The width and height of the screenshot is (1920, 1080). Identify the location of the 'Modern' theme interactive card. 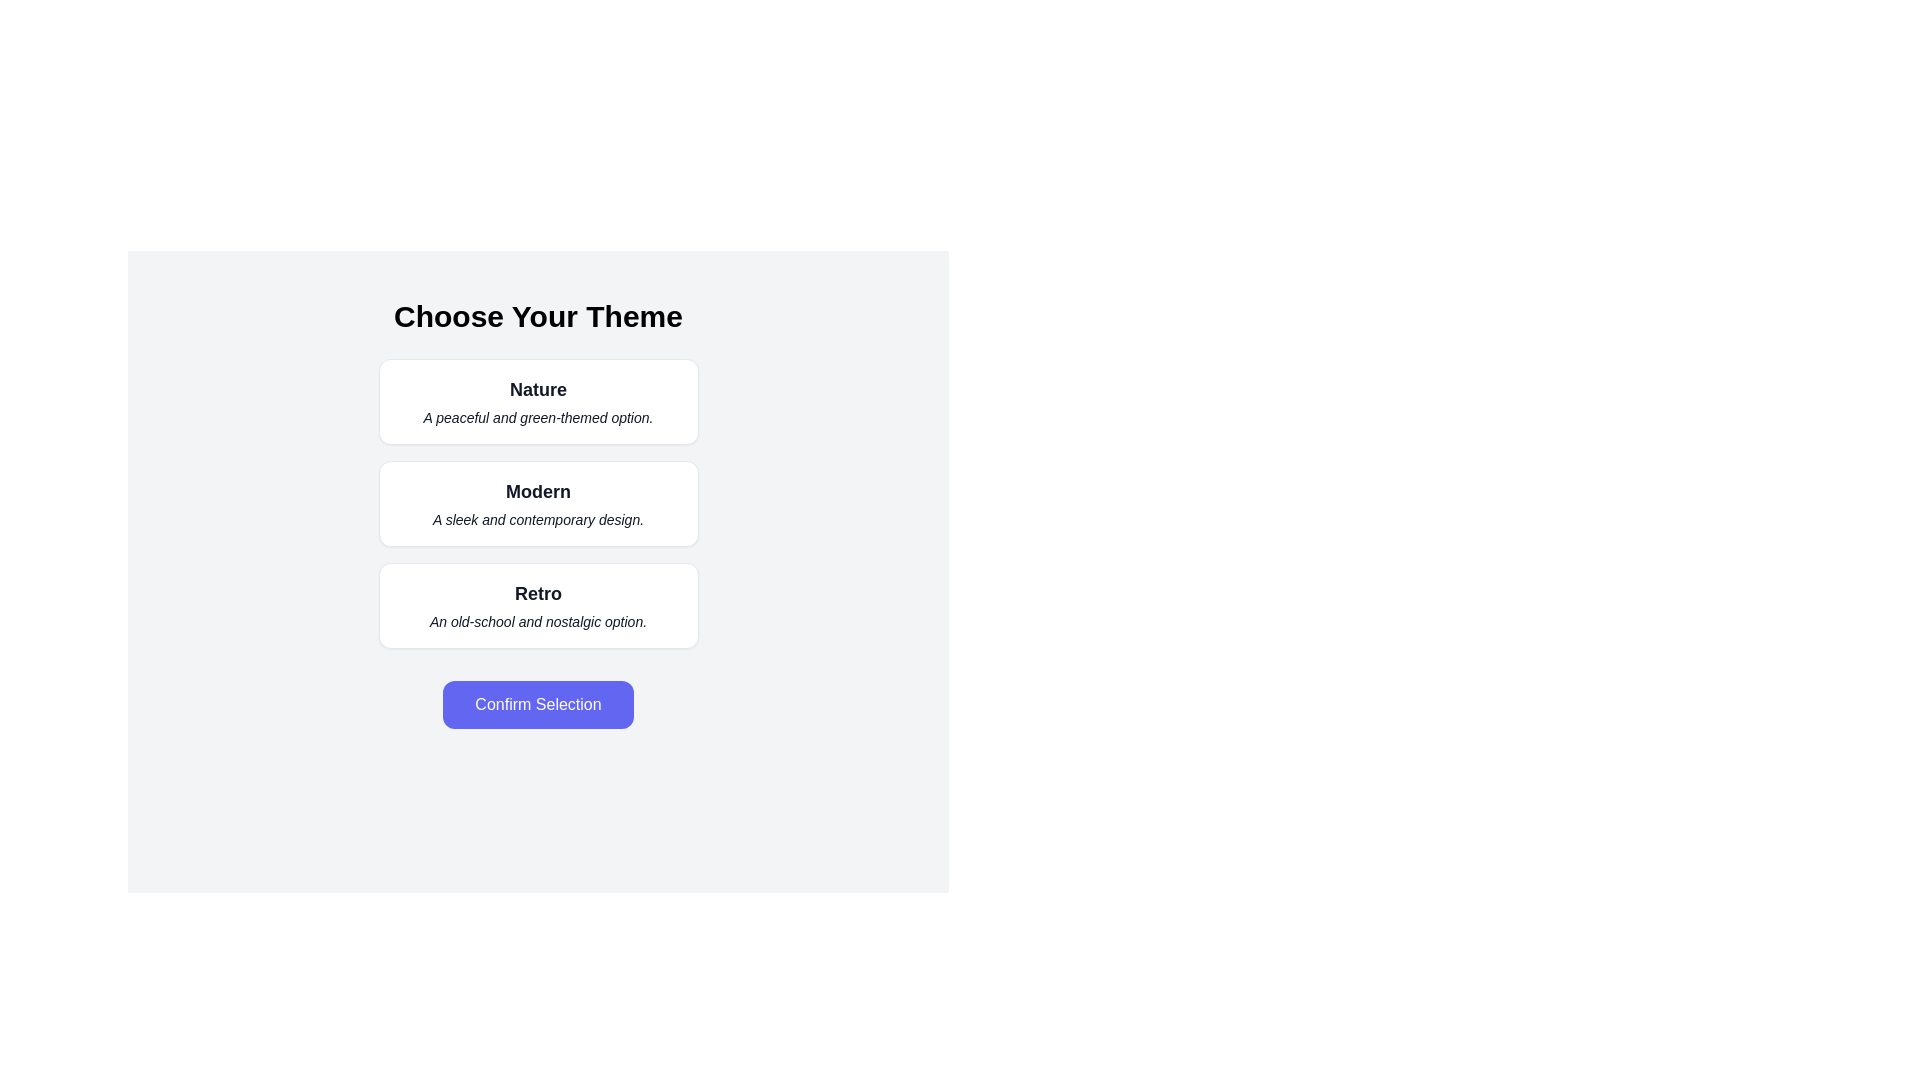
(538, 503).